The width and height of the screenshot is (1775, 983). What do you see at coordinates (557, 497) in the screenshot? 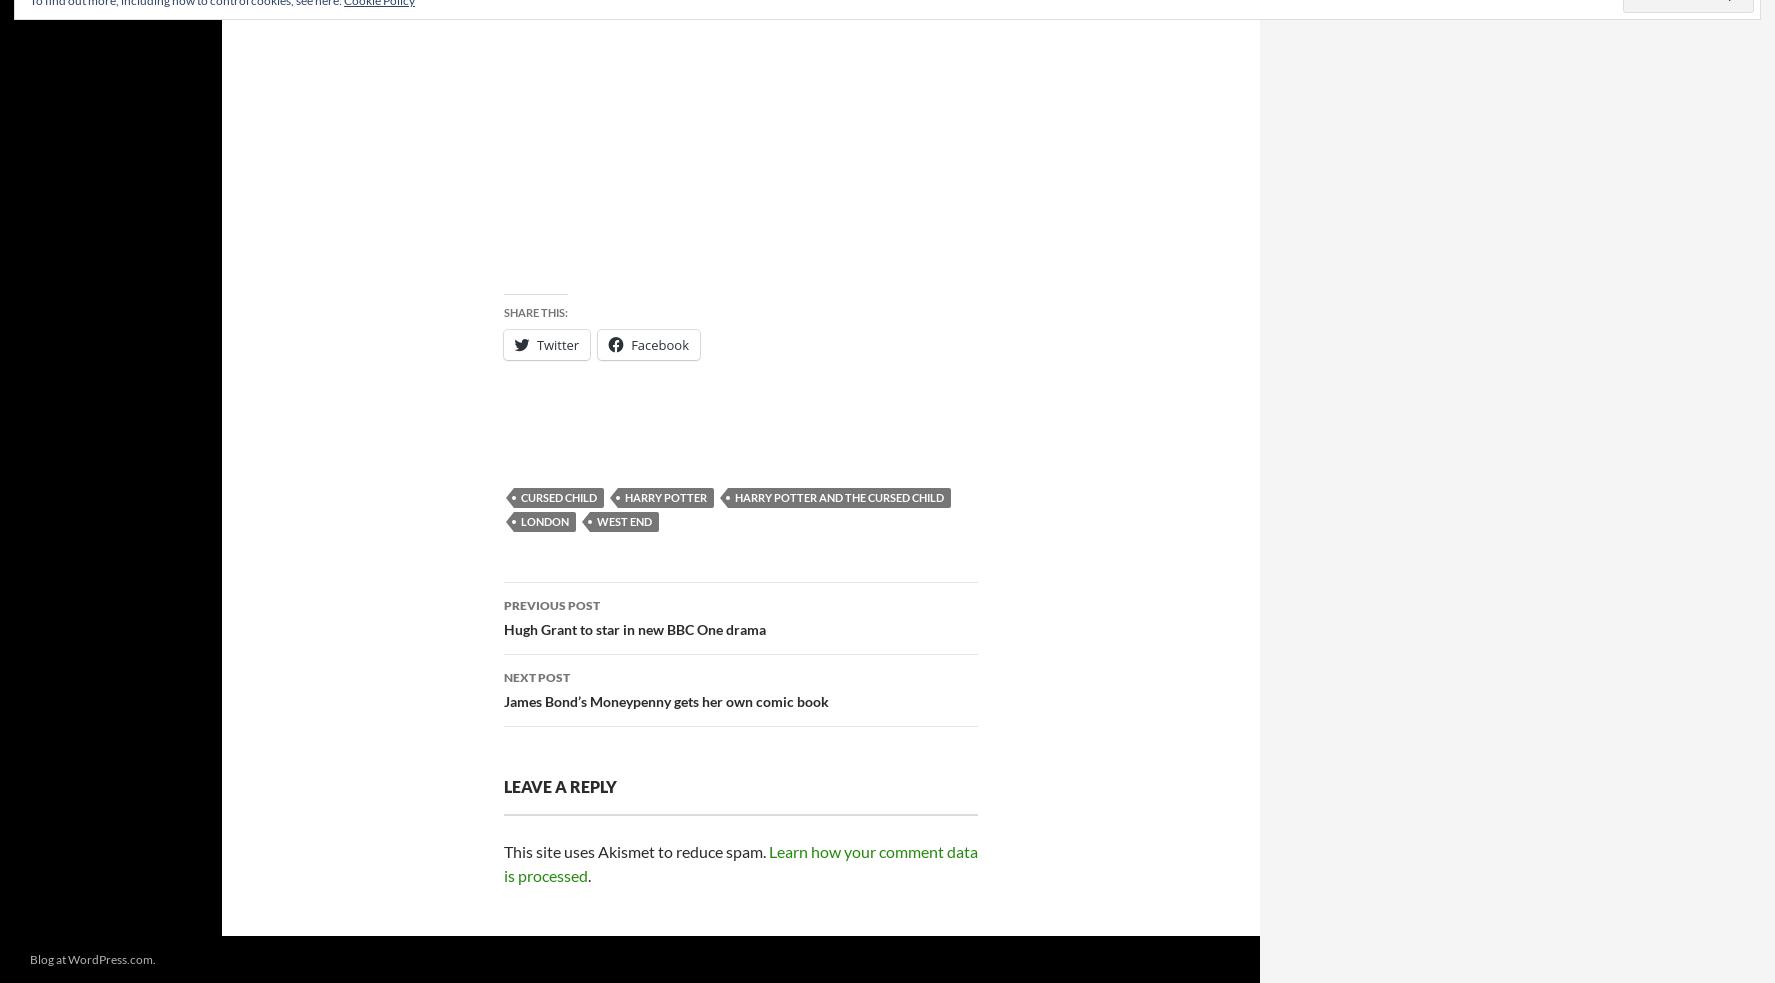
I see `'Cursed Child'` at bounding box center [557, 497].